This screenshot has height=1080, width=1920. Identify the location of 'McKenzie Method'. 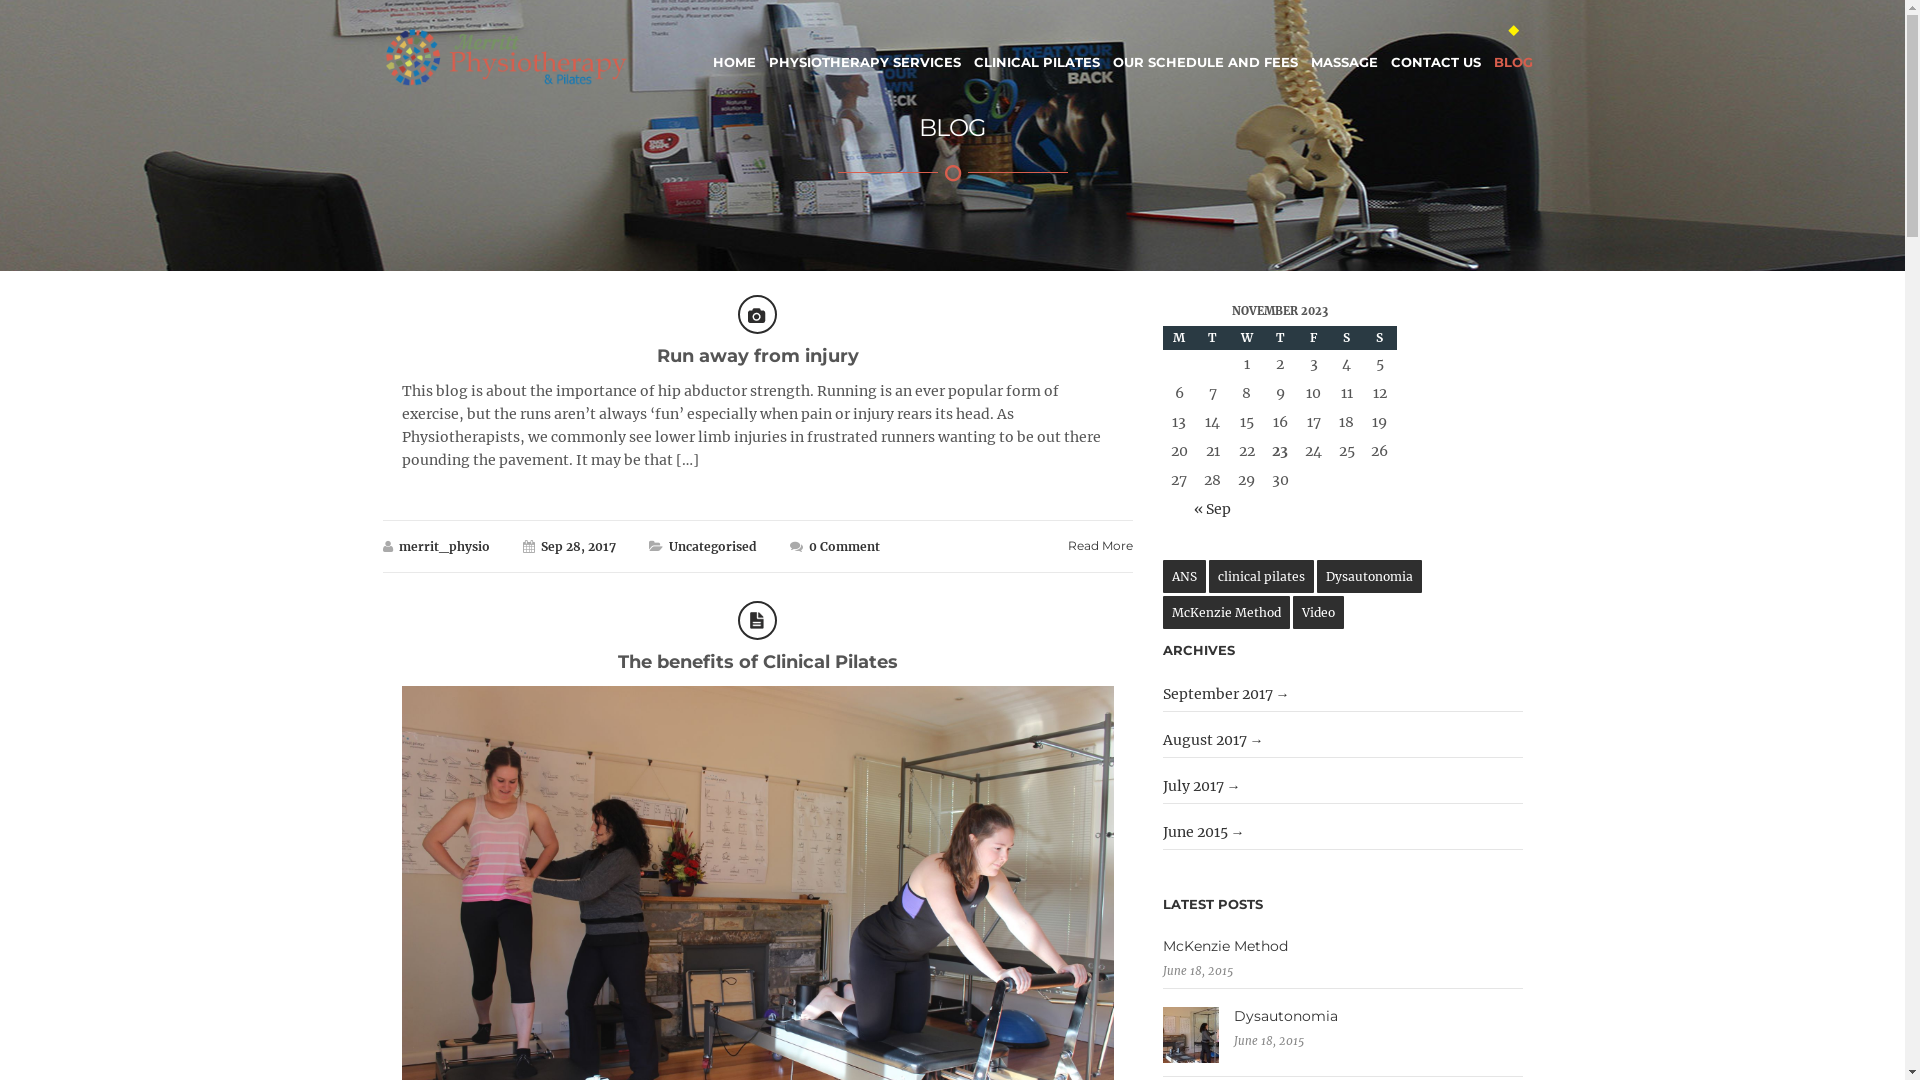
(1225, 611).